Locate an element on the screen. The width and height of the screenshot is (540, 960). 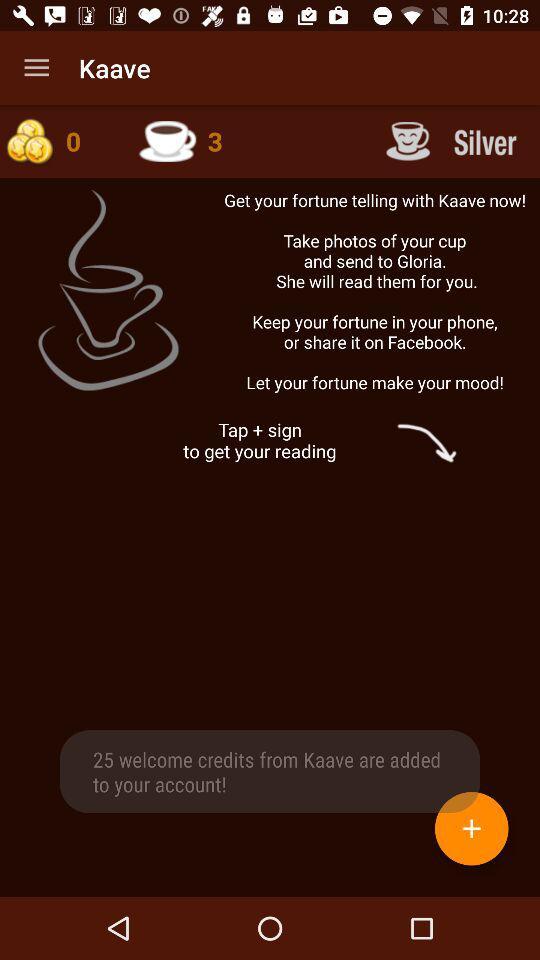
something is located at coordinates (471, 828).